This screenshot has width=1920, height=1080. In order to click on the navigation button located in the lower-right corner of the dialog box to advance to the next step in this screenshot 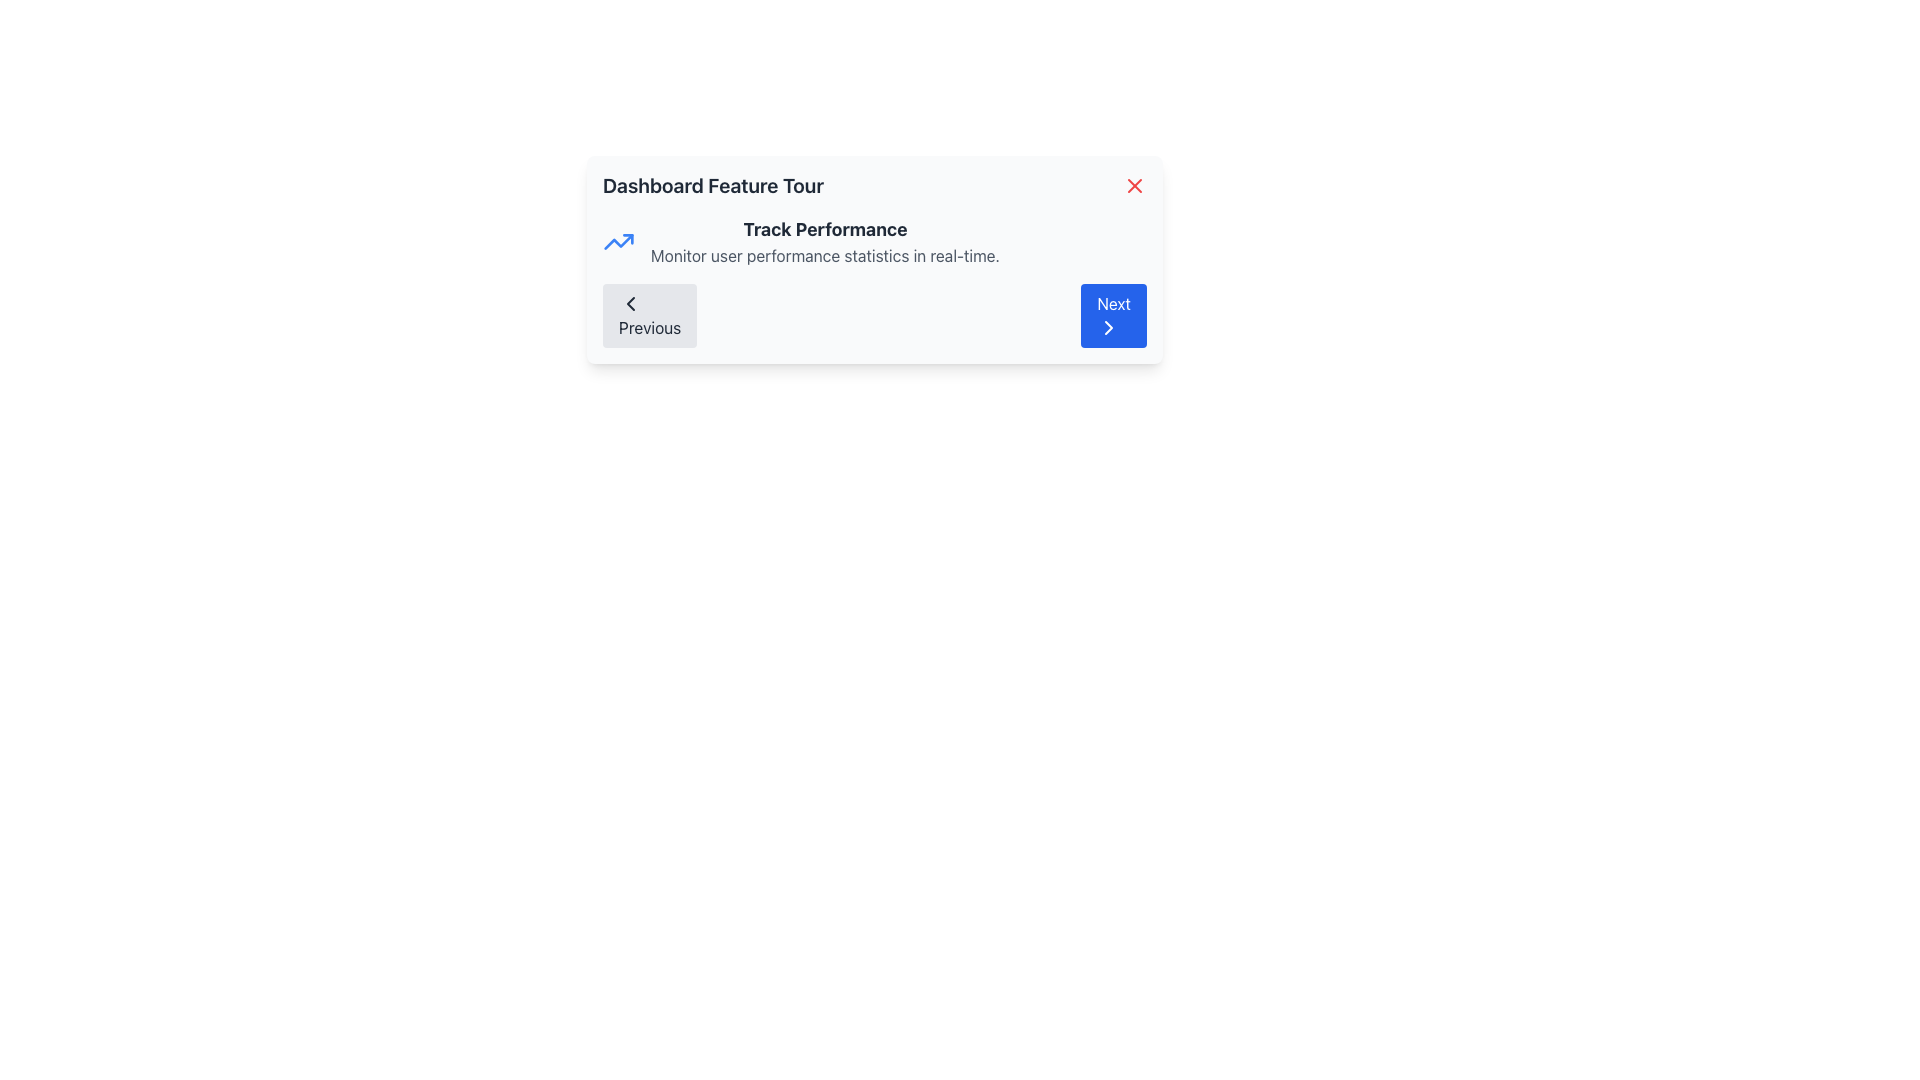, I will do `click(1113, 315)`.